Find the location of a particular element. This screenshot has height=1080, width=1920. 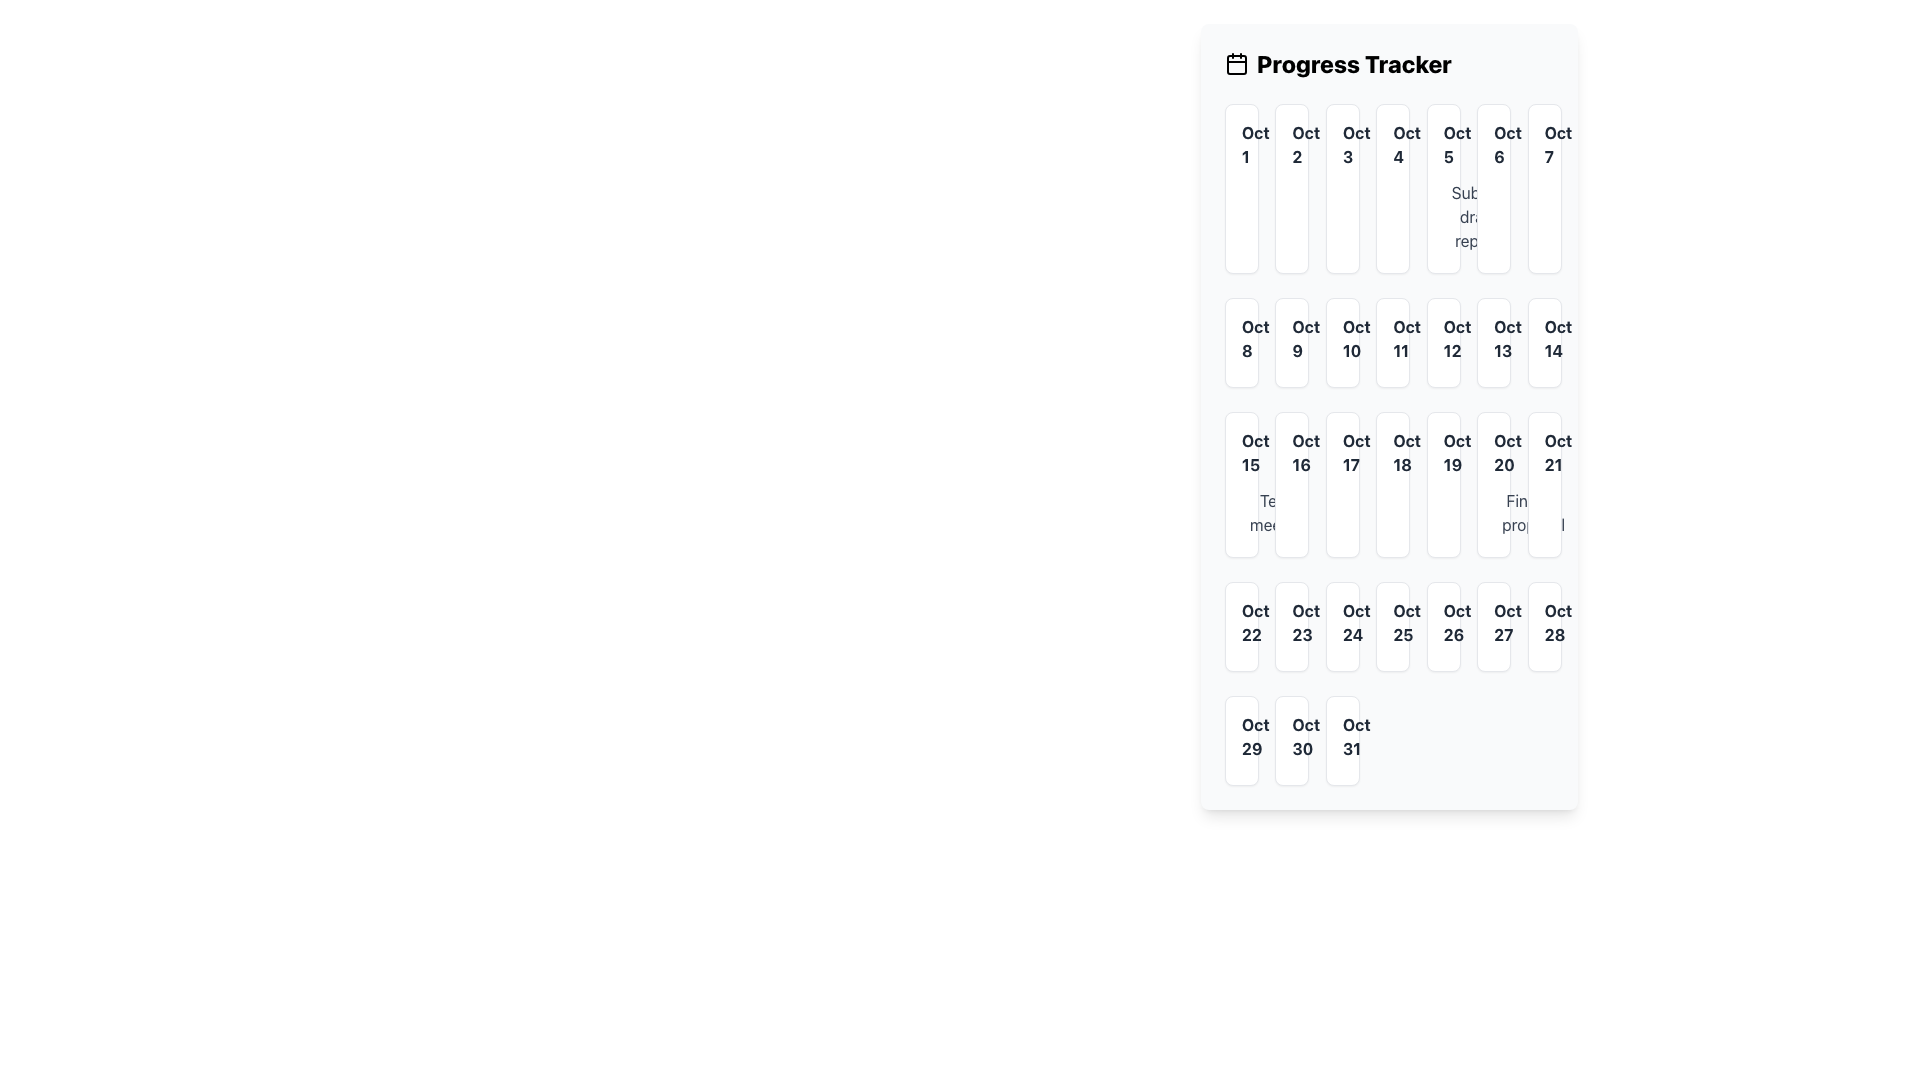

the non-interactive calendar date display for 'Oct 19' located in the fourth column of the 'Progress Tracker' grid, between 'Oct 18' and 'Oct 20' is located at coordinates (1443, 485).